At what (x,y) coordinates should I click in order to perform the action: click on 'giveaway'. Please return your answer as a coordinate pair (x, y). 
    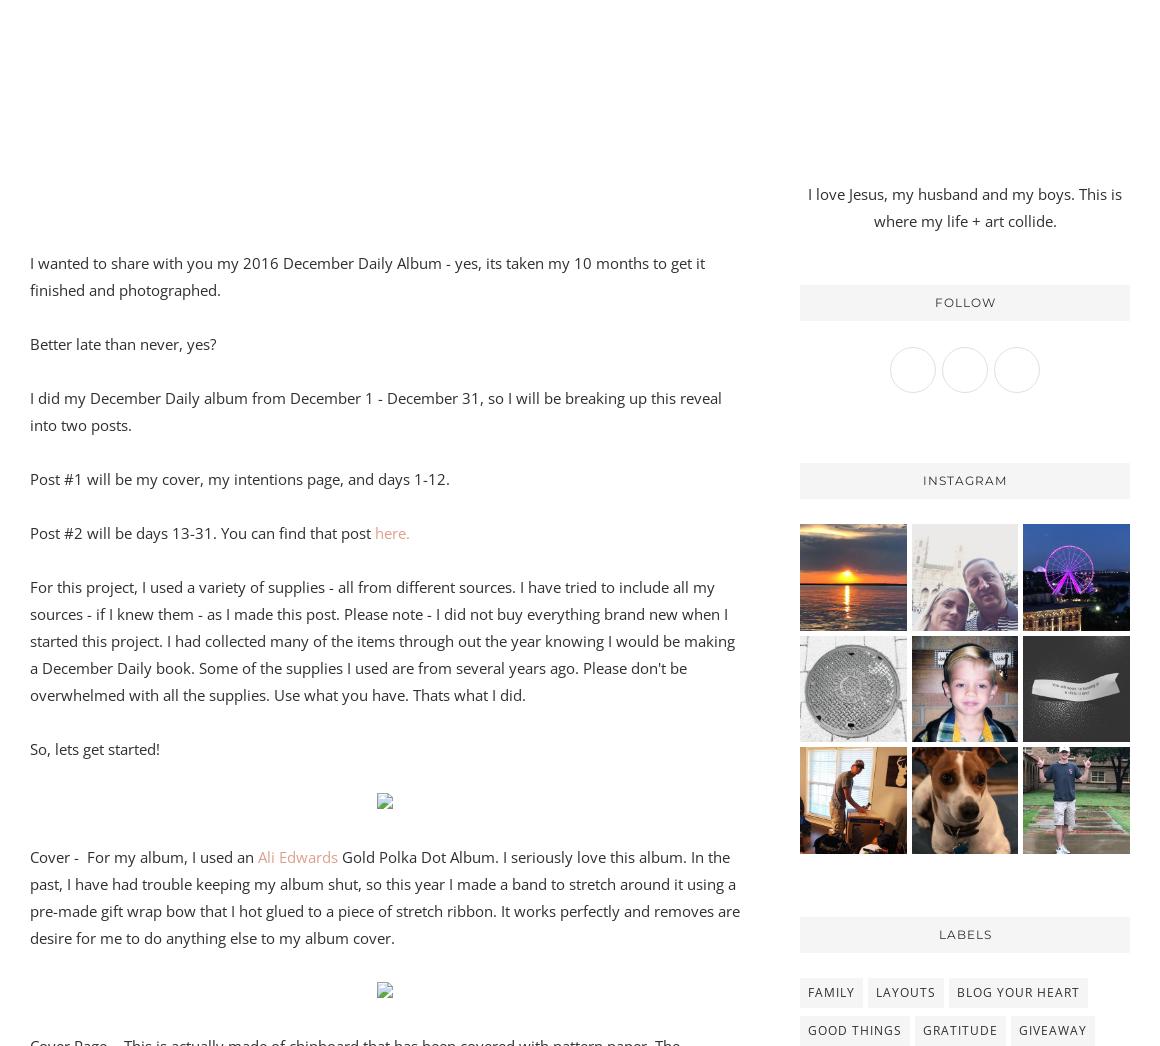
    Looking at the image, I should click on (1053, 1029).